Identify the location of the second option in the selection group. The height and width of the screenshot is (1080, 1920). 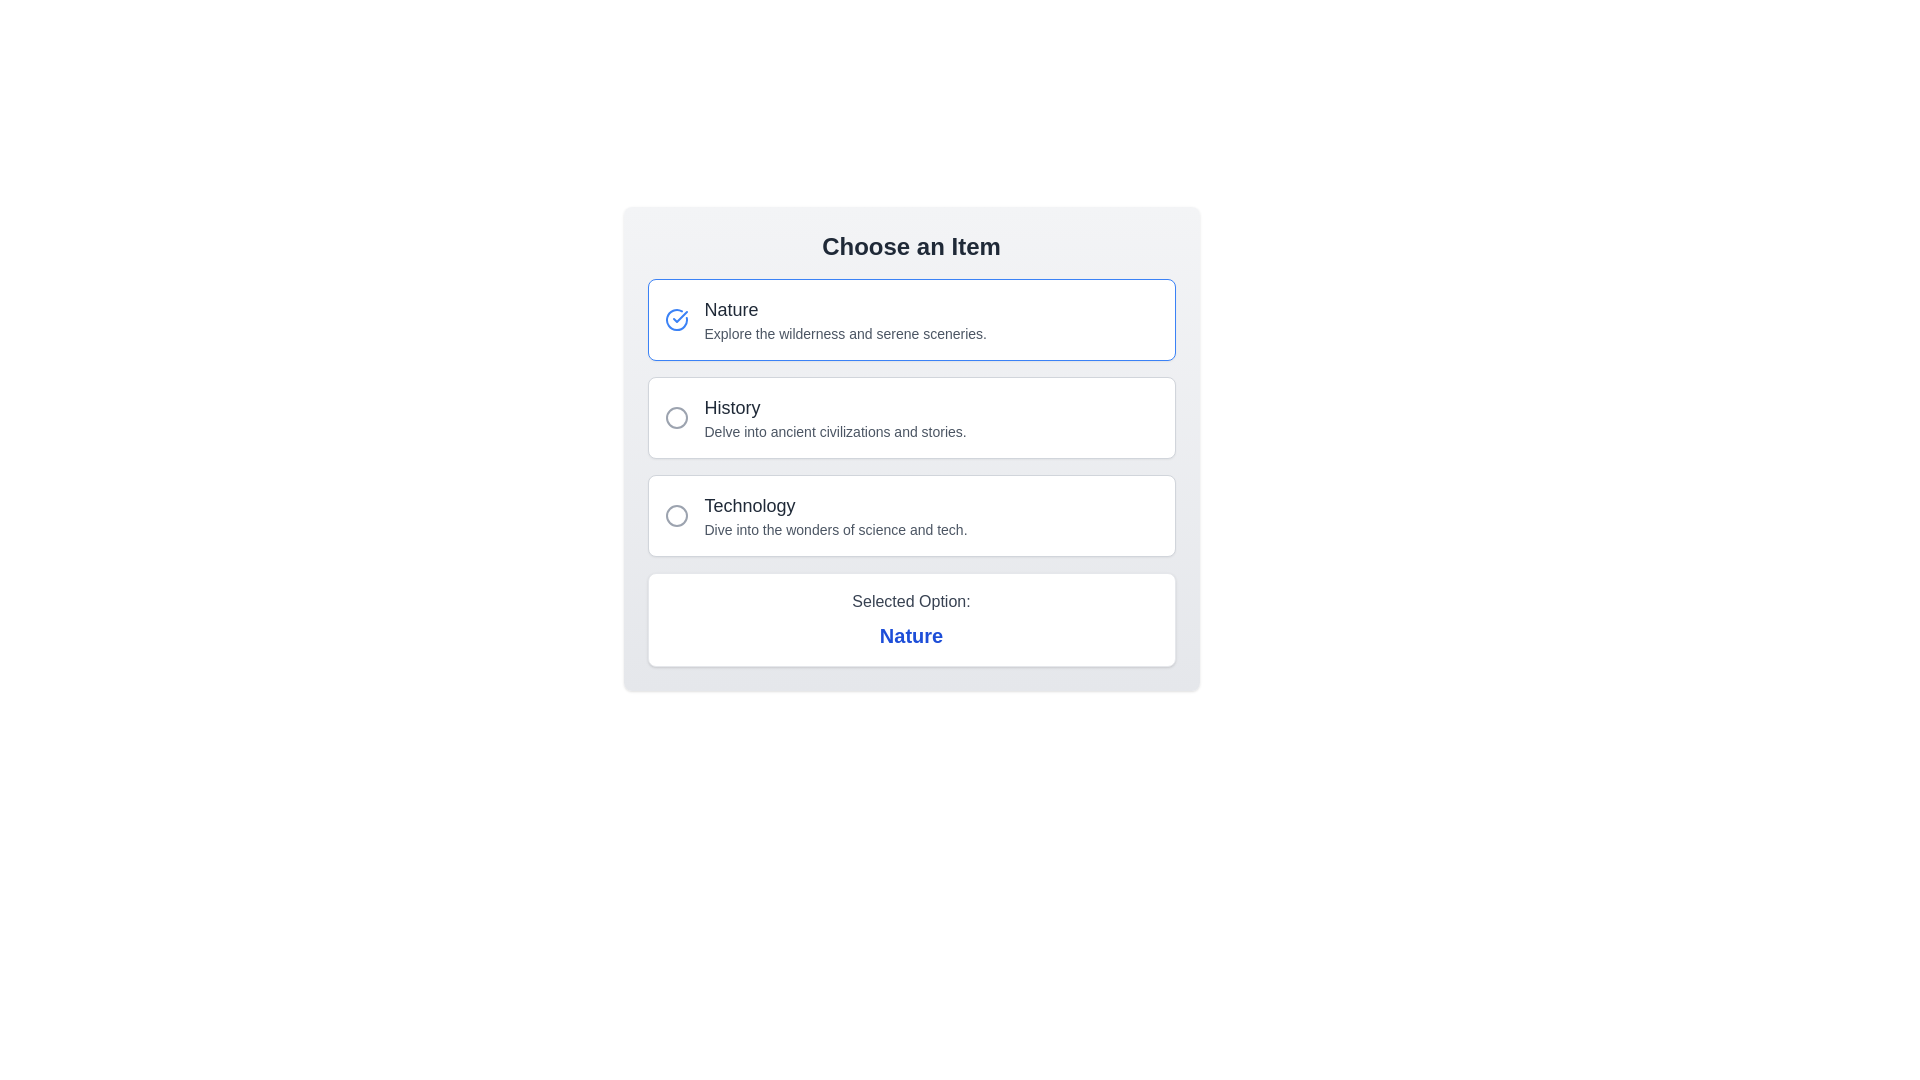
(910, 416).